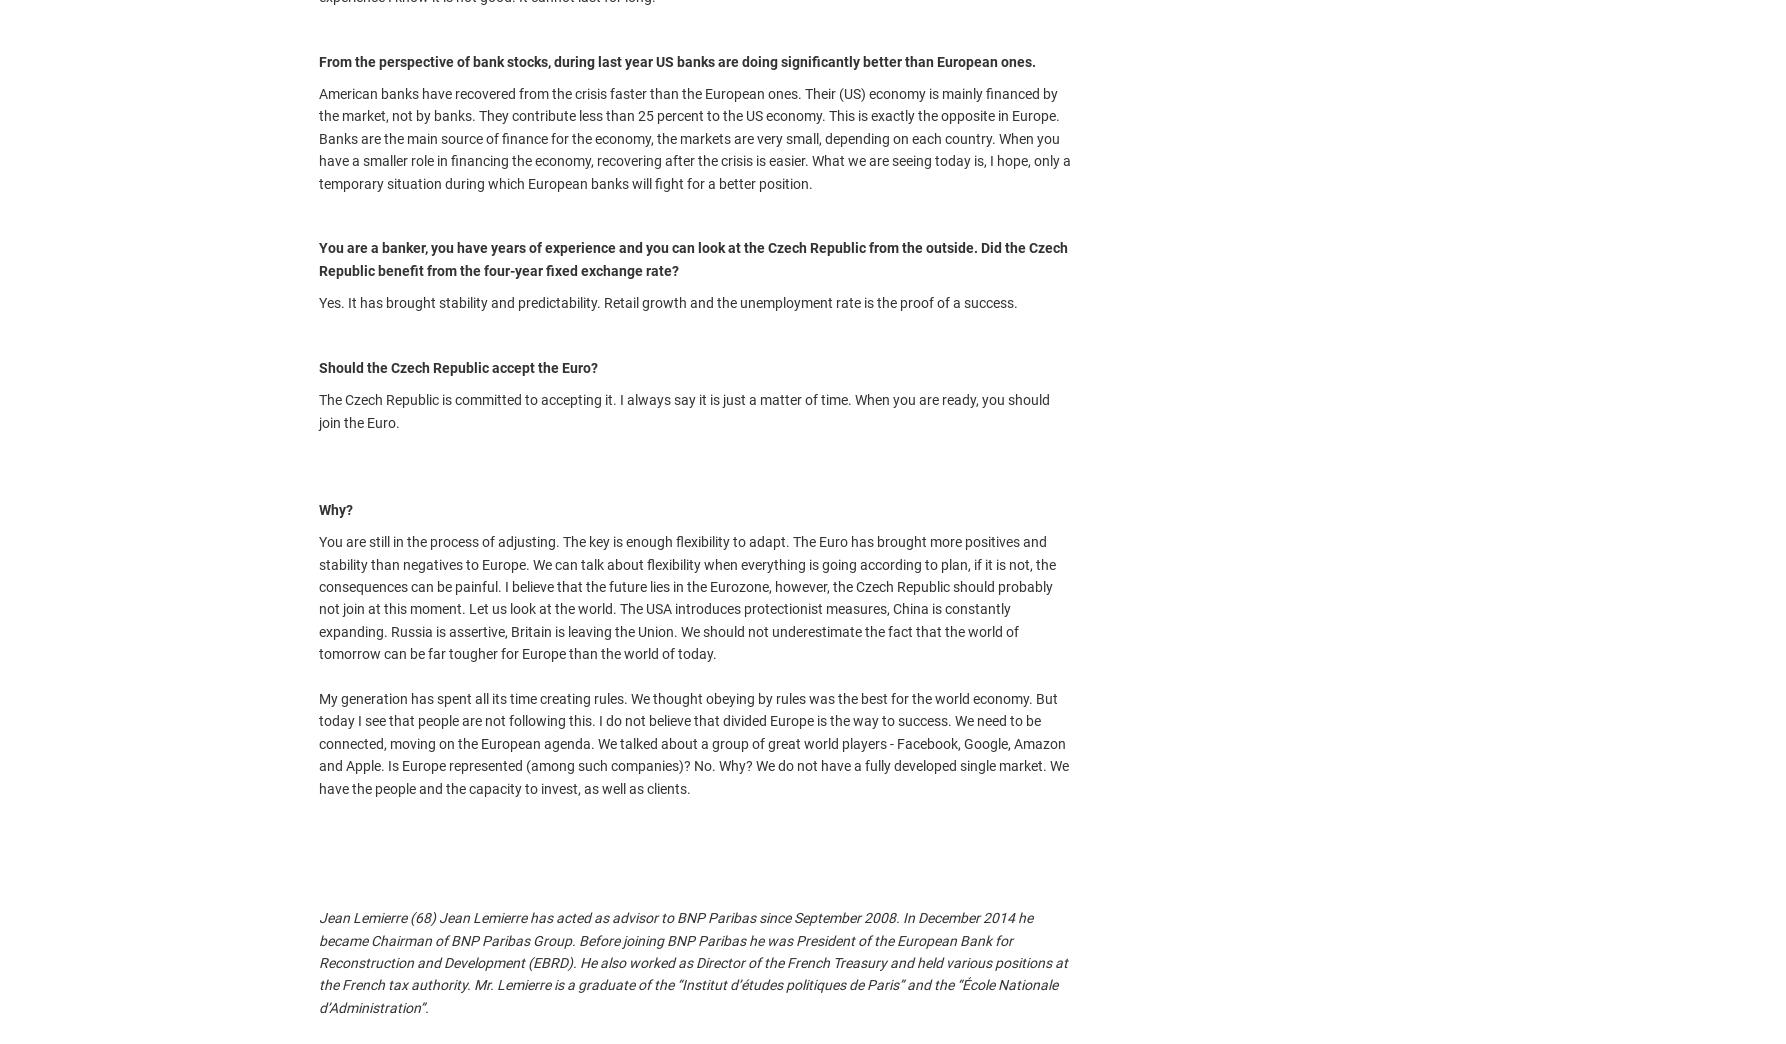  Describe the element at coordinates (669, 301) in the screenshot. I see `'Yes. It has brought stability and predictability. Retail growth and the unemployment rate is the proof of a success.'` at that location.